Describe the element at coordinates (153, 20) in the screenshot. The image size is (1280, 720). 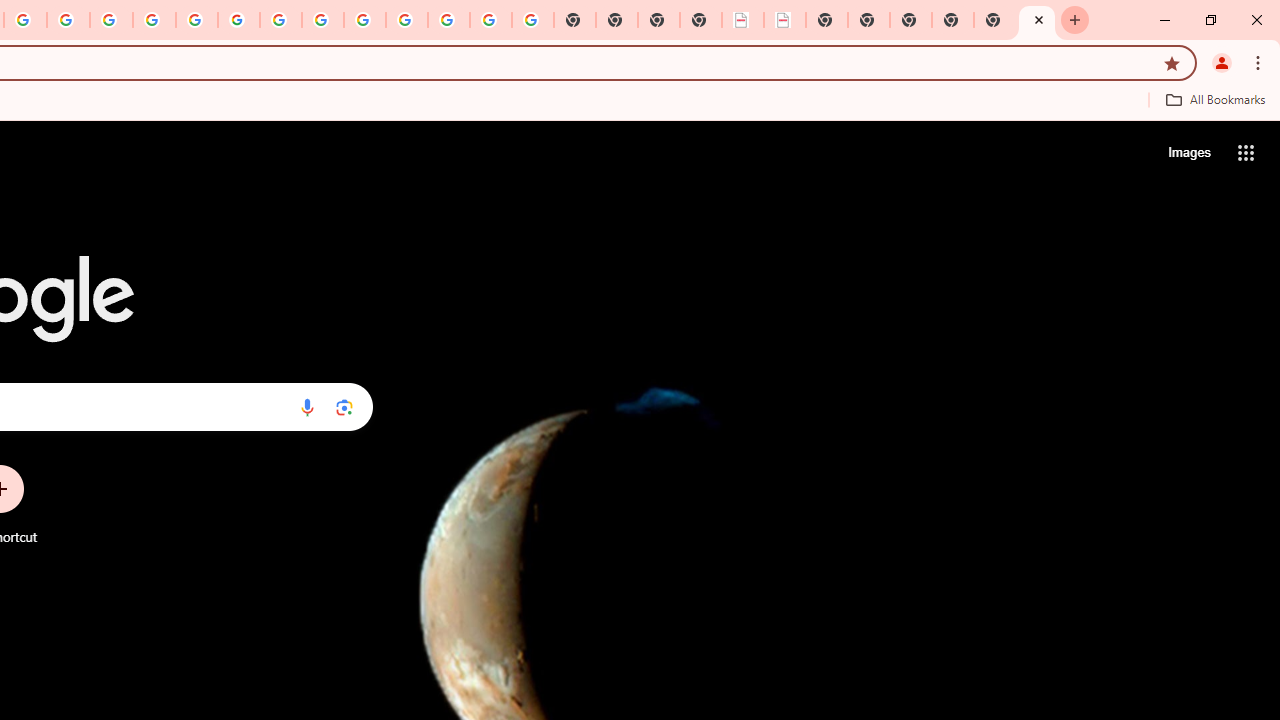
I see `'Privacy Help Center - Policies Help'` at that location.